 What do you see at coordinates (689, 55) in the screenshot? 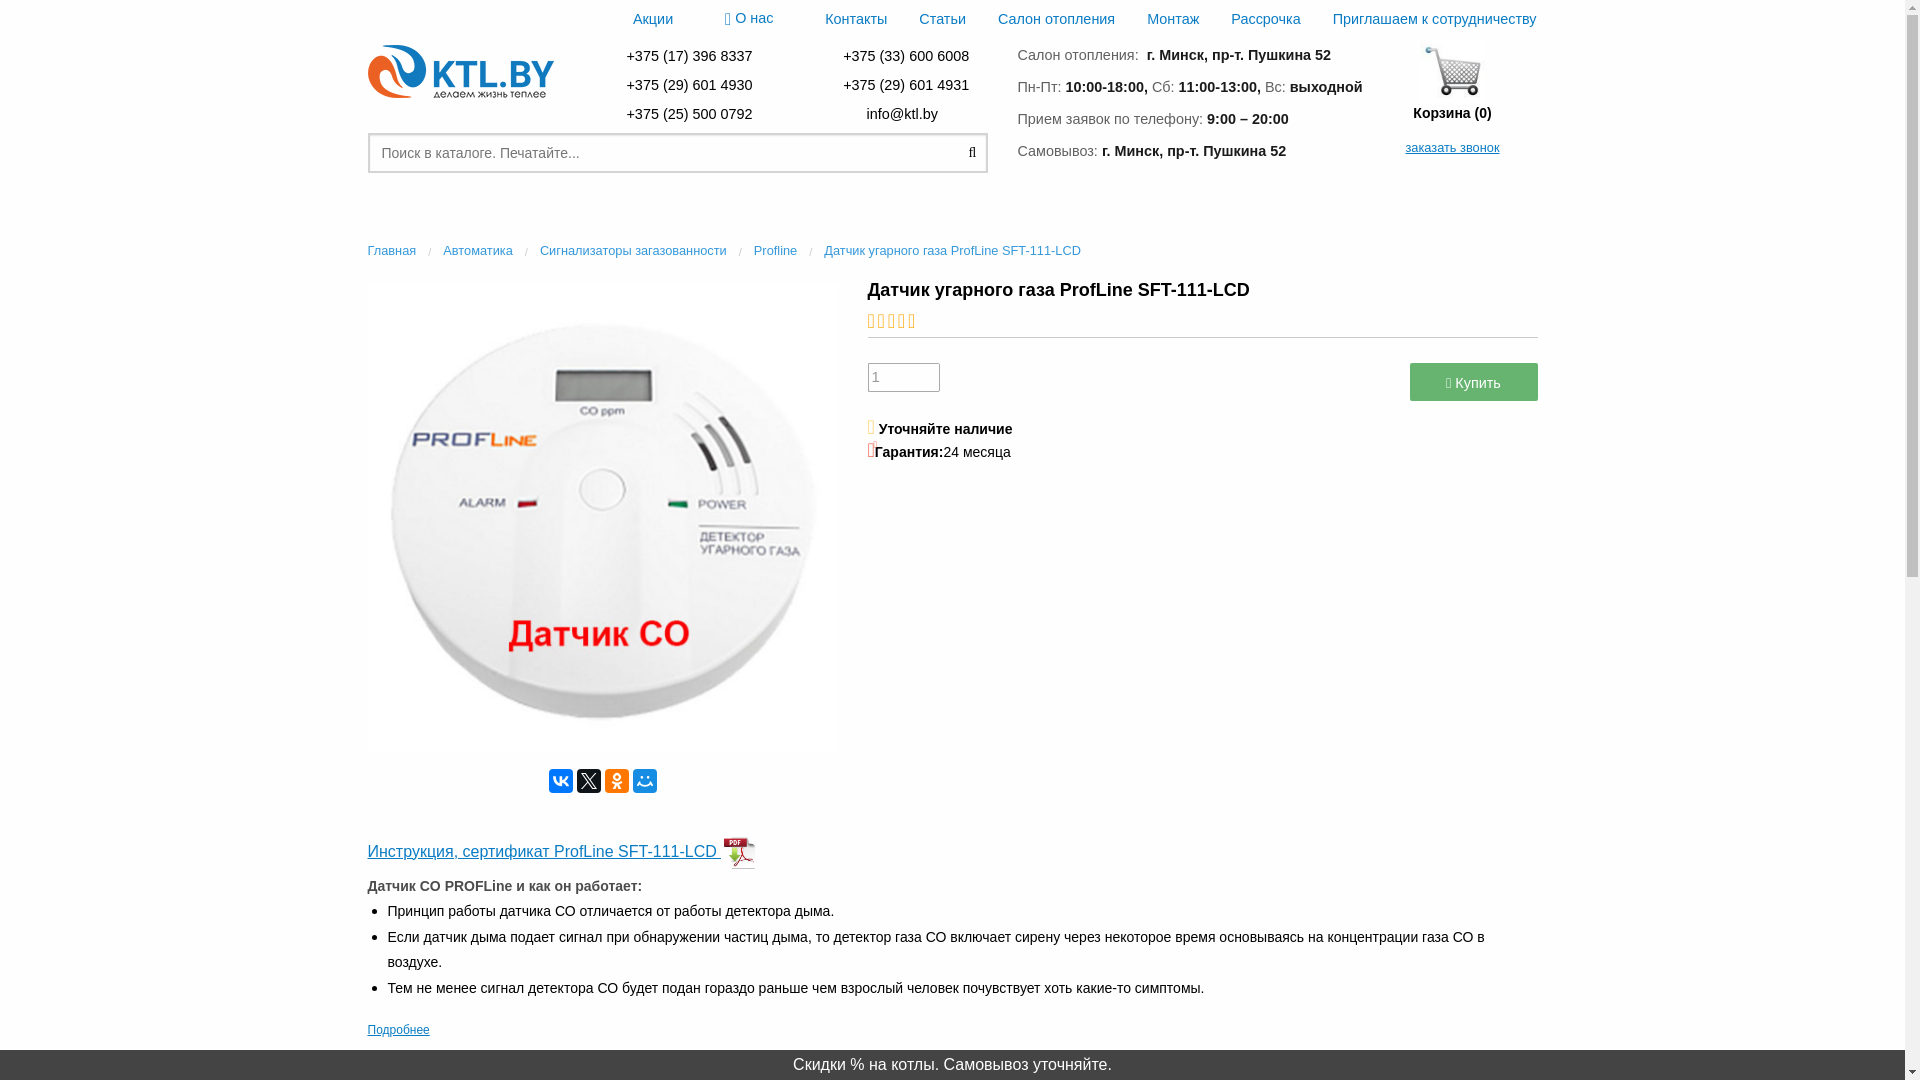
I see `'+375 (17) 396 8337'` at bounding box center [689, 55].